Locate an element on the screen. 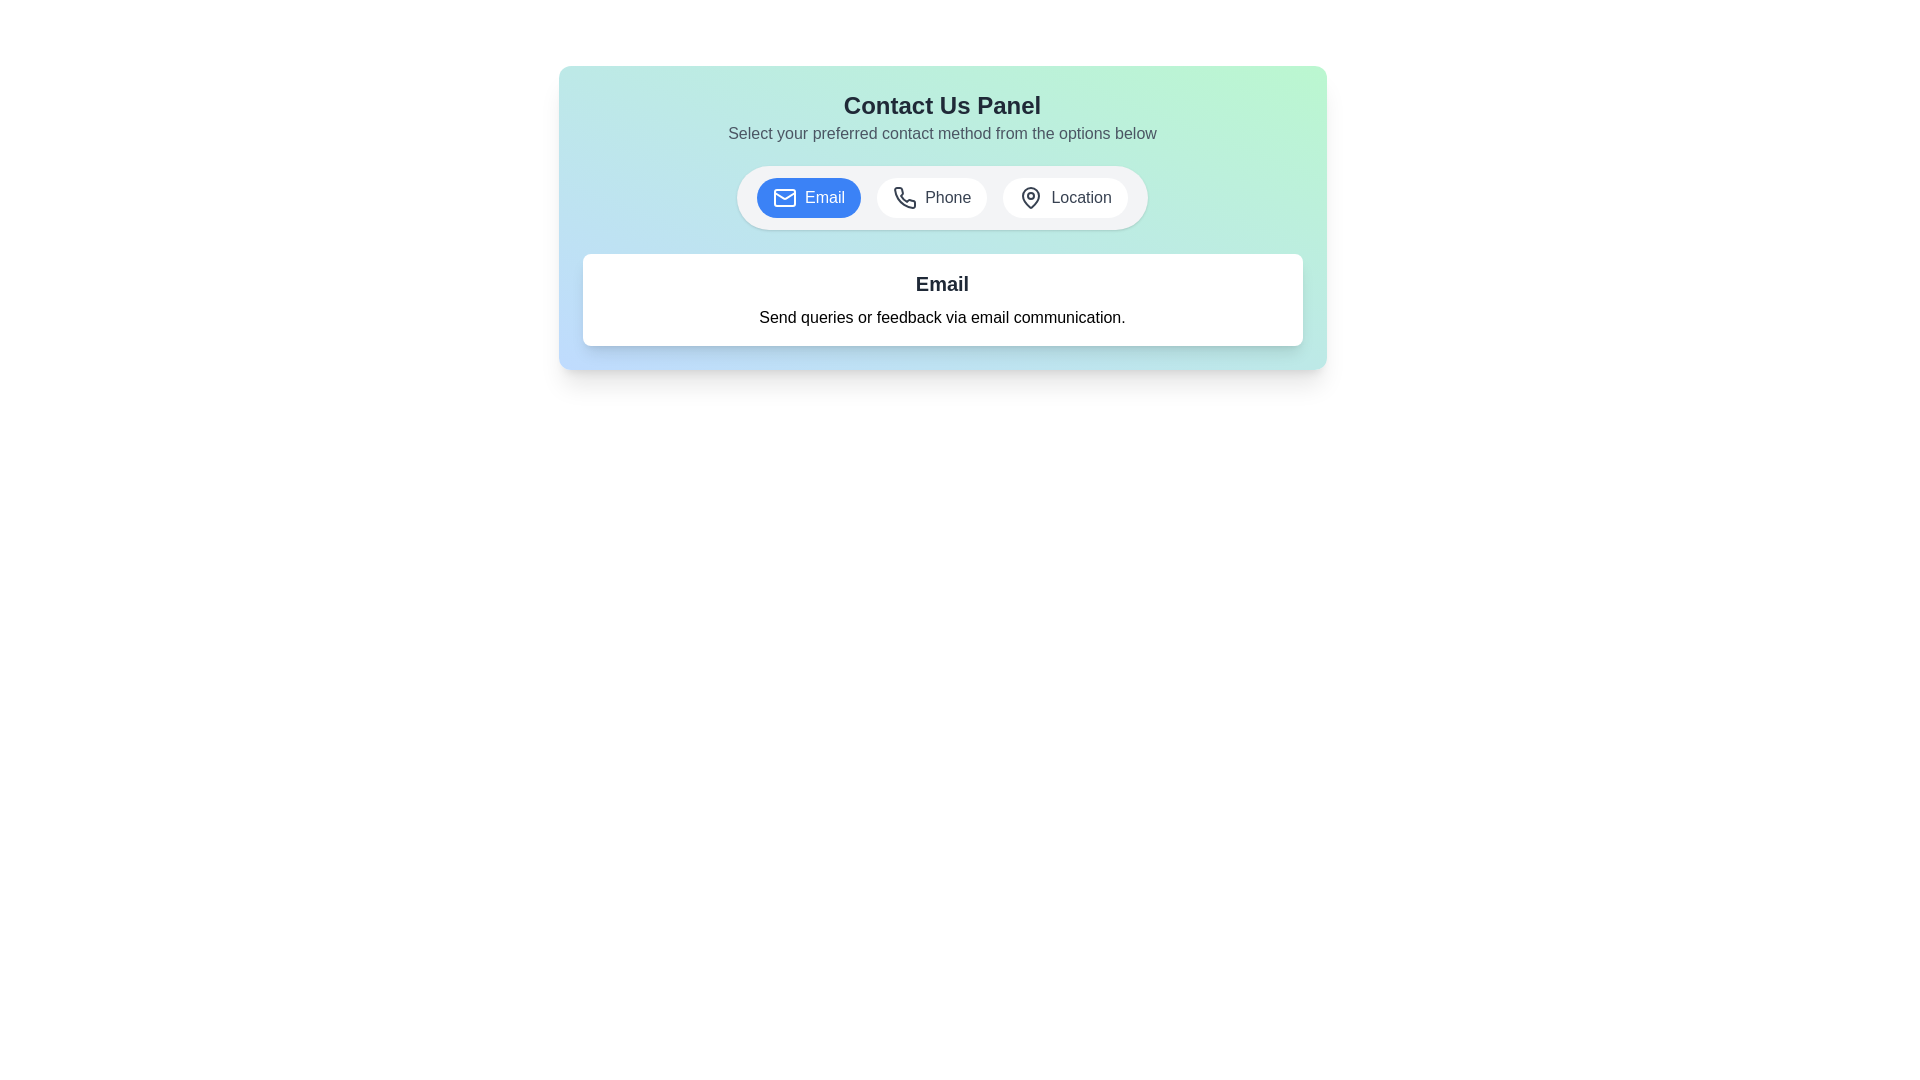  the 'Location' button, which contains a dark-colored pin icon is located at coordinates (1031, 197).